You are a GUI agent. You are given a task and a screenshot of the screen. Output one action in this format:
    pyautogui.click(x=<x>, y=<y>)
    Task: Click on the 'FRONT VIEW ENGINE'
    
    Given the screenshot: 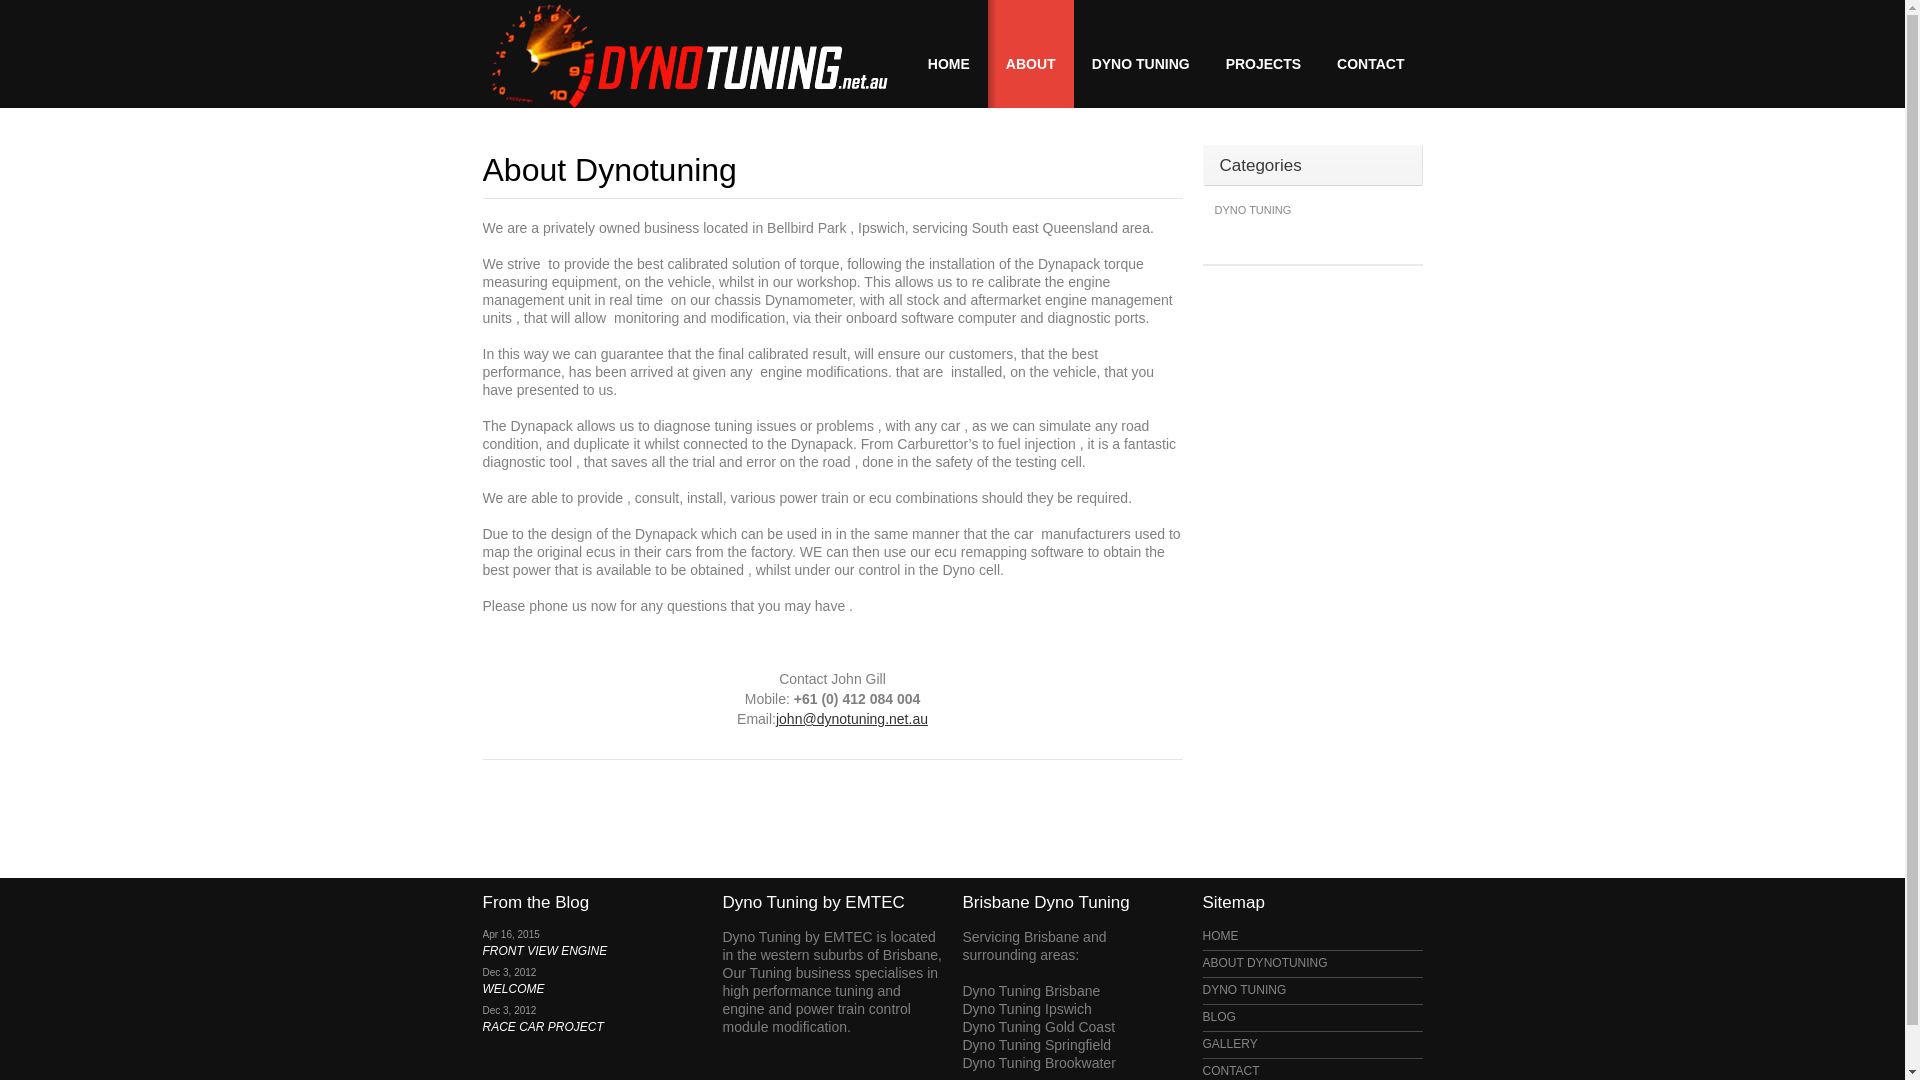 What is the action you would take?
    pyautogui.click(x=544, y=950)
    